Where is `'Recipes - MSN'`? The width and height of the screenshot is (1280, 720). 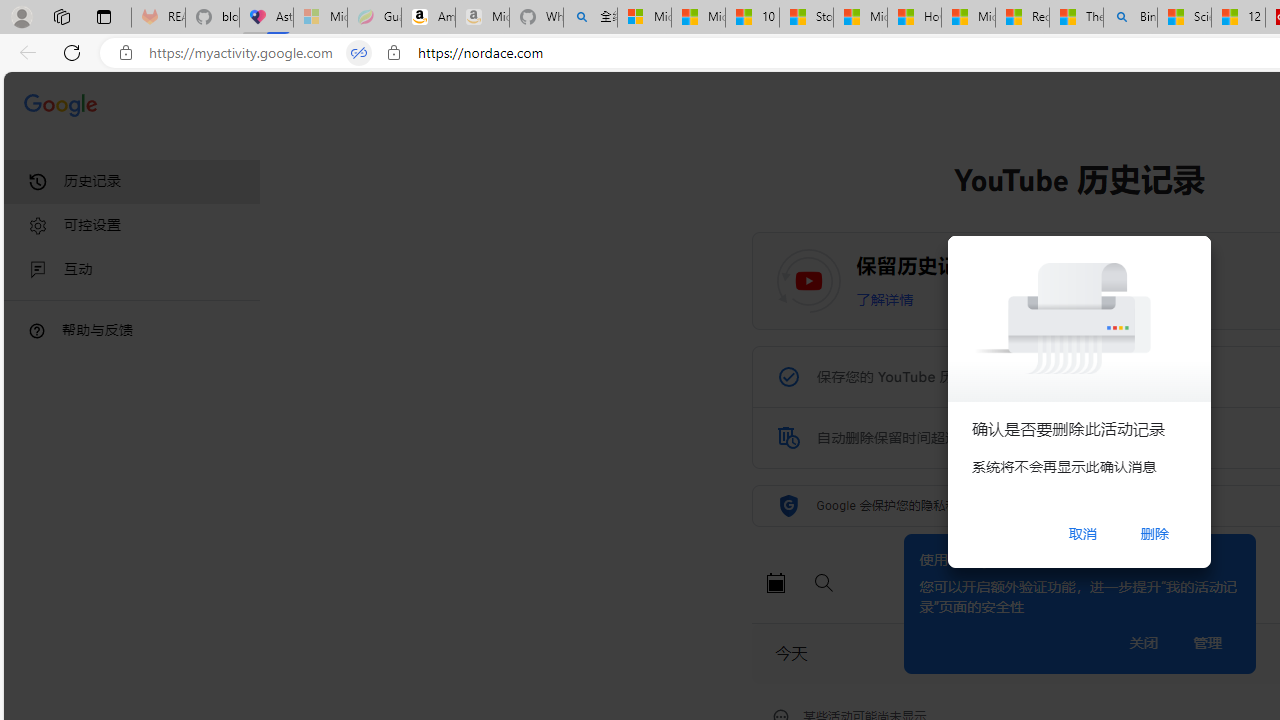 'Recipes - MSN' is located at coordinates (1022, 17).